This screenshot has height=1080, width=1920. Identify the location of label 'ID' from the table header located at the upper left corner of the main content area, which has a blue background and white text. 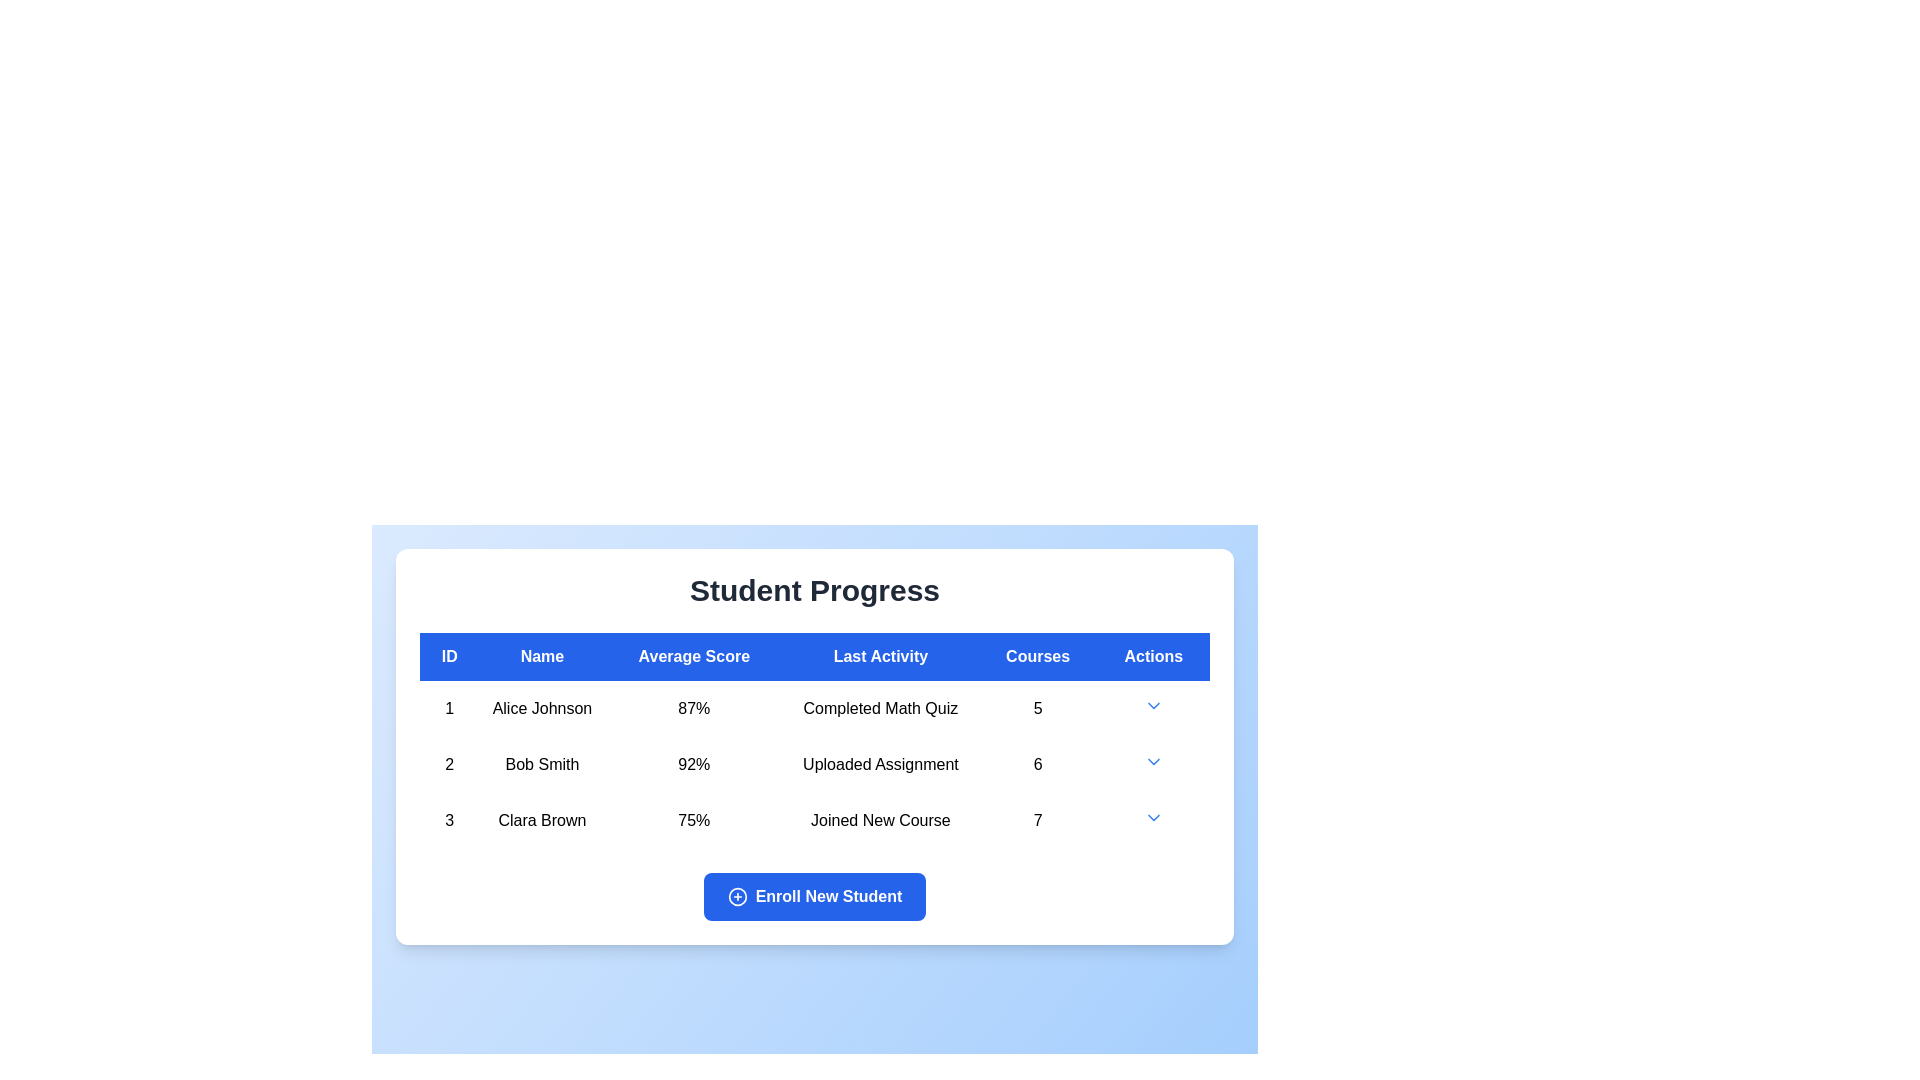
(448, 656).